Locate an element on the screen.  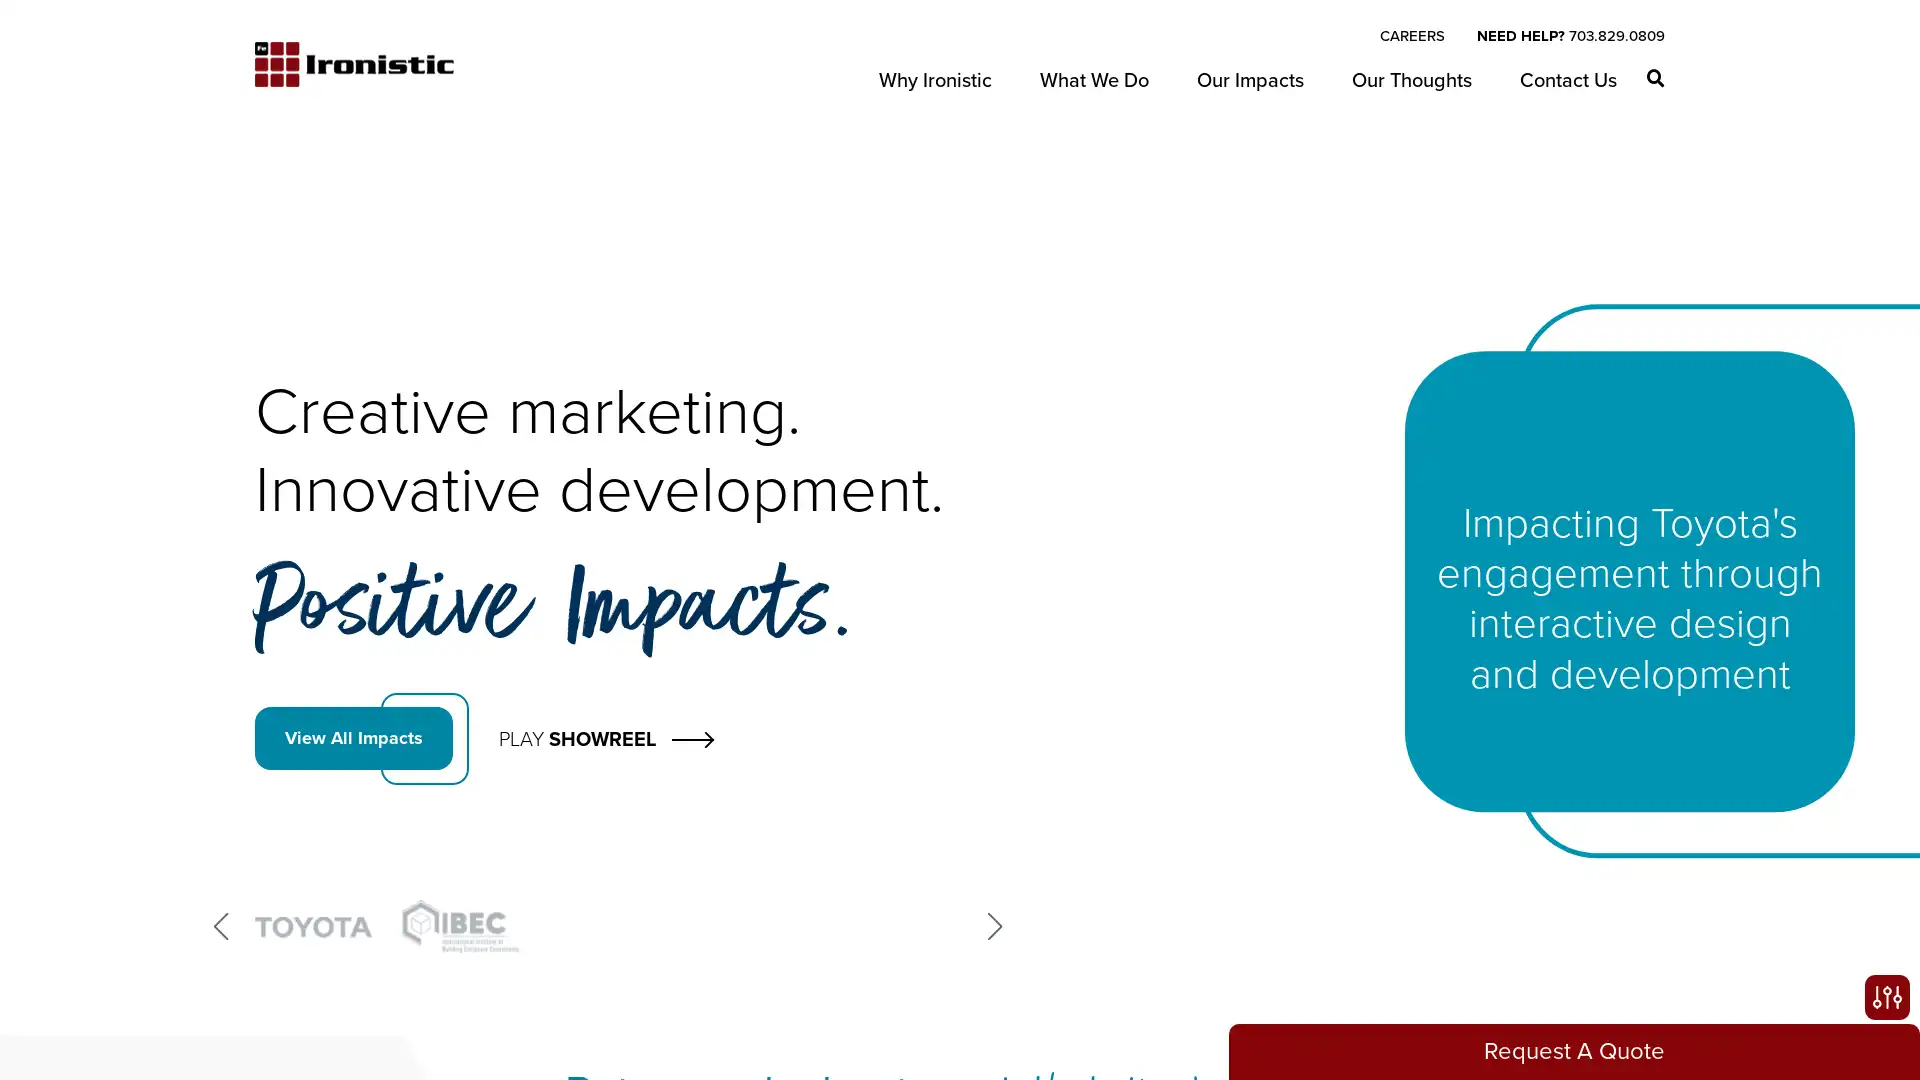
Open accessibility options, statement and help is located at coordinates (1876, 997).